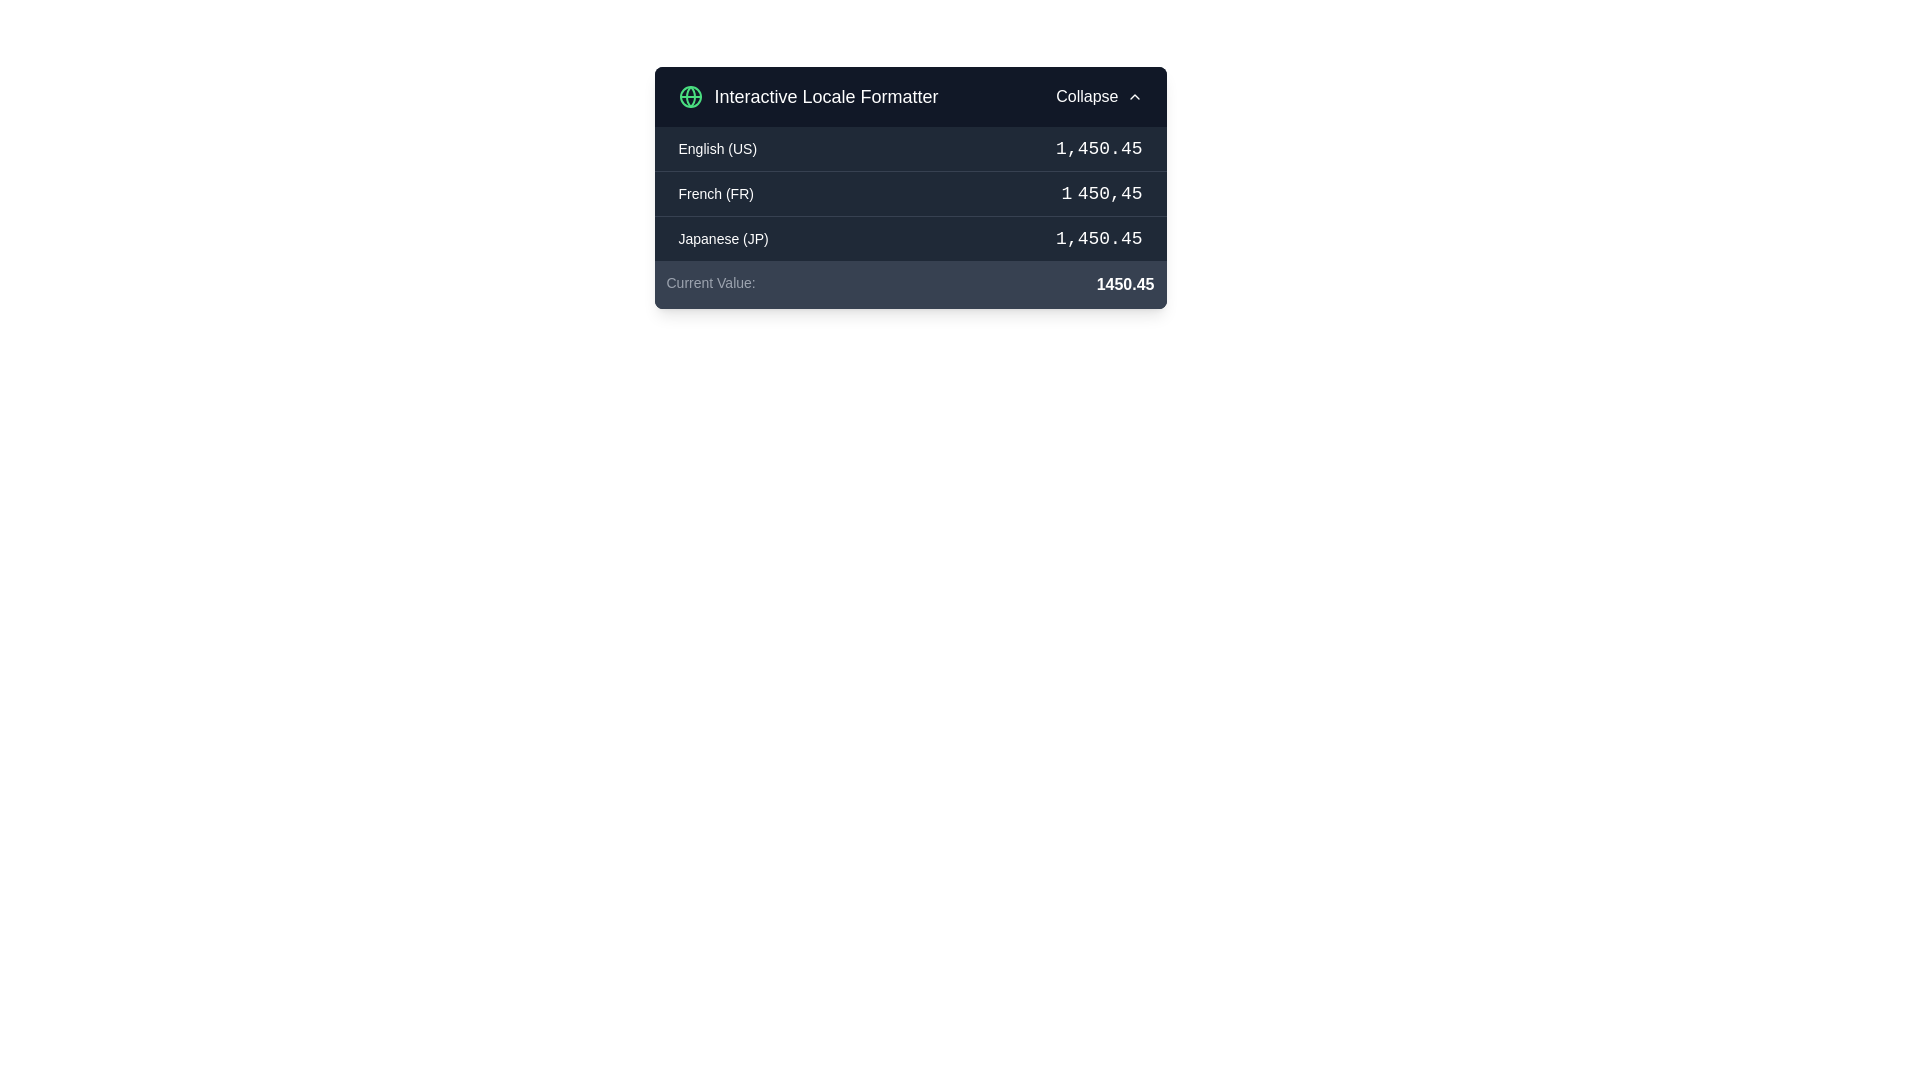 The width and height of the screenshot is (1920, 1080). Describe the element at coordinates (1086, 96) in the screenshot. I see `the text label that indicates the dropdown menu can be collapsed, located at the top-right segment of the dropdown menu widget, to the left of the upward-pointing chevron icon` at that location.